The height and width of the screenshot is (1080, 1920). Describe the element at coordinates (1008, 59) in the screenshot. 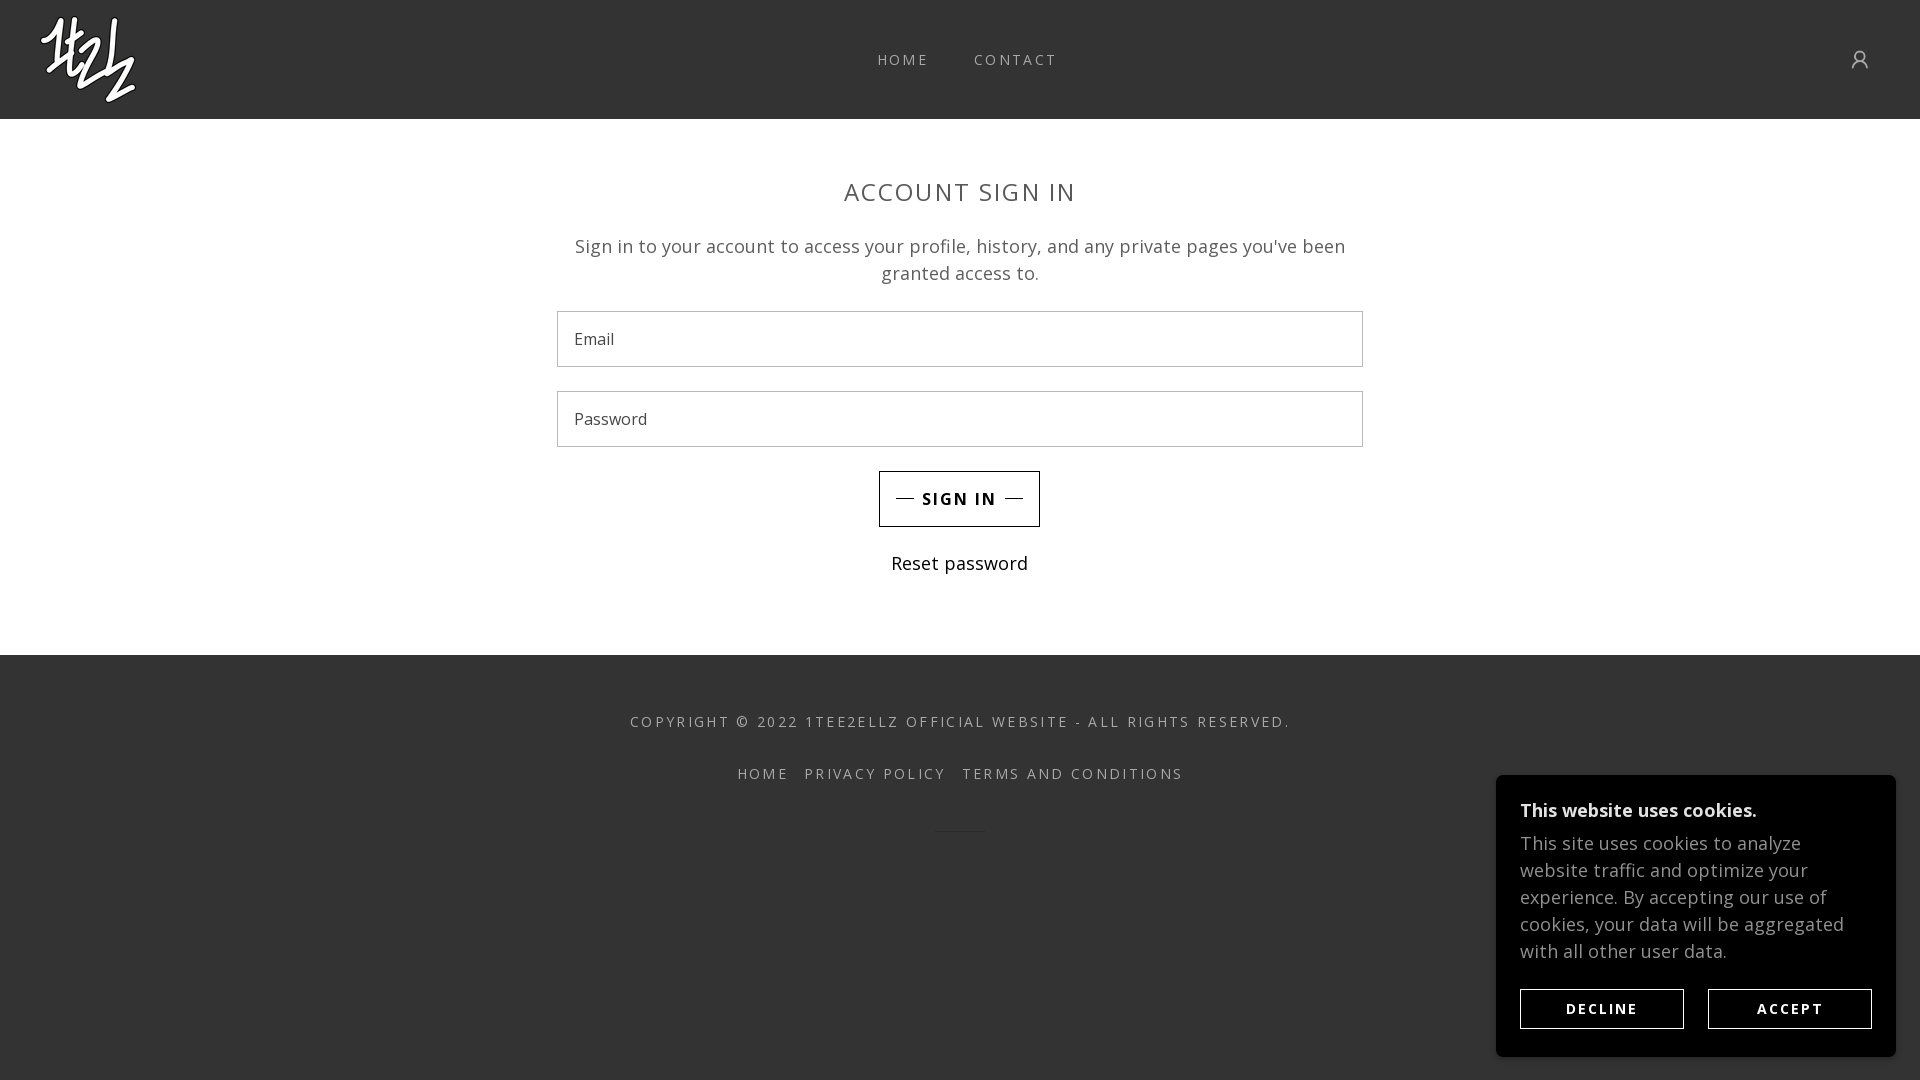

I see `'CONTACT'` at that location.